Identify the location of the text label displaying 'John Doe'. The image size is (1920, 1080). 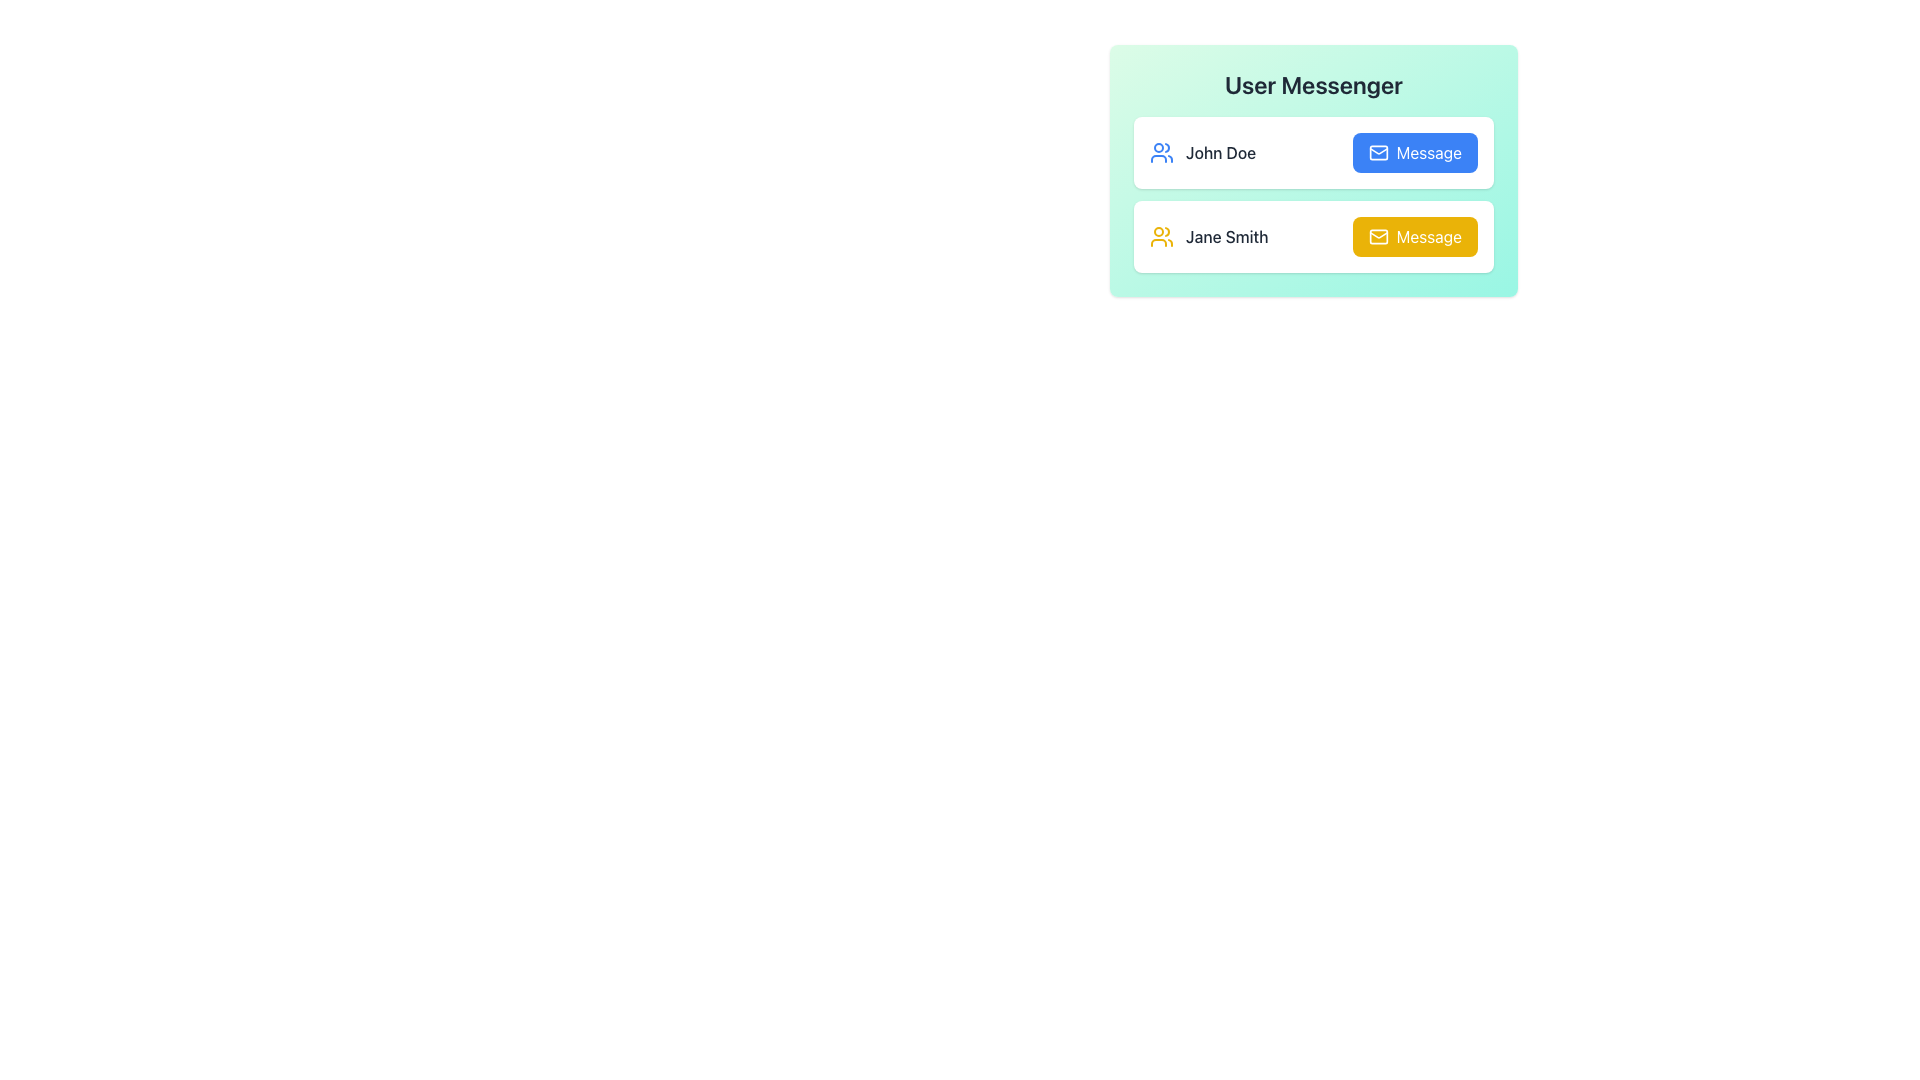
(1220, 152).